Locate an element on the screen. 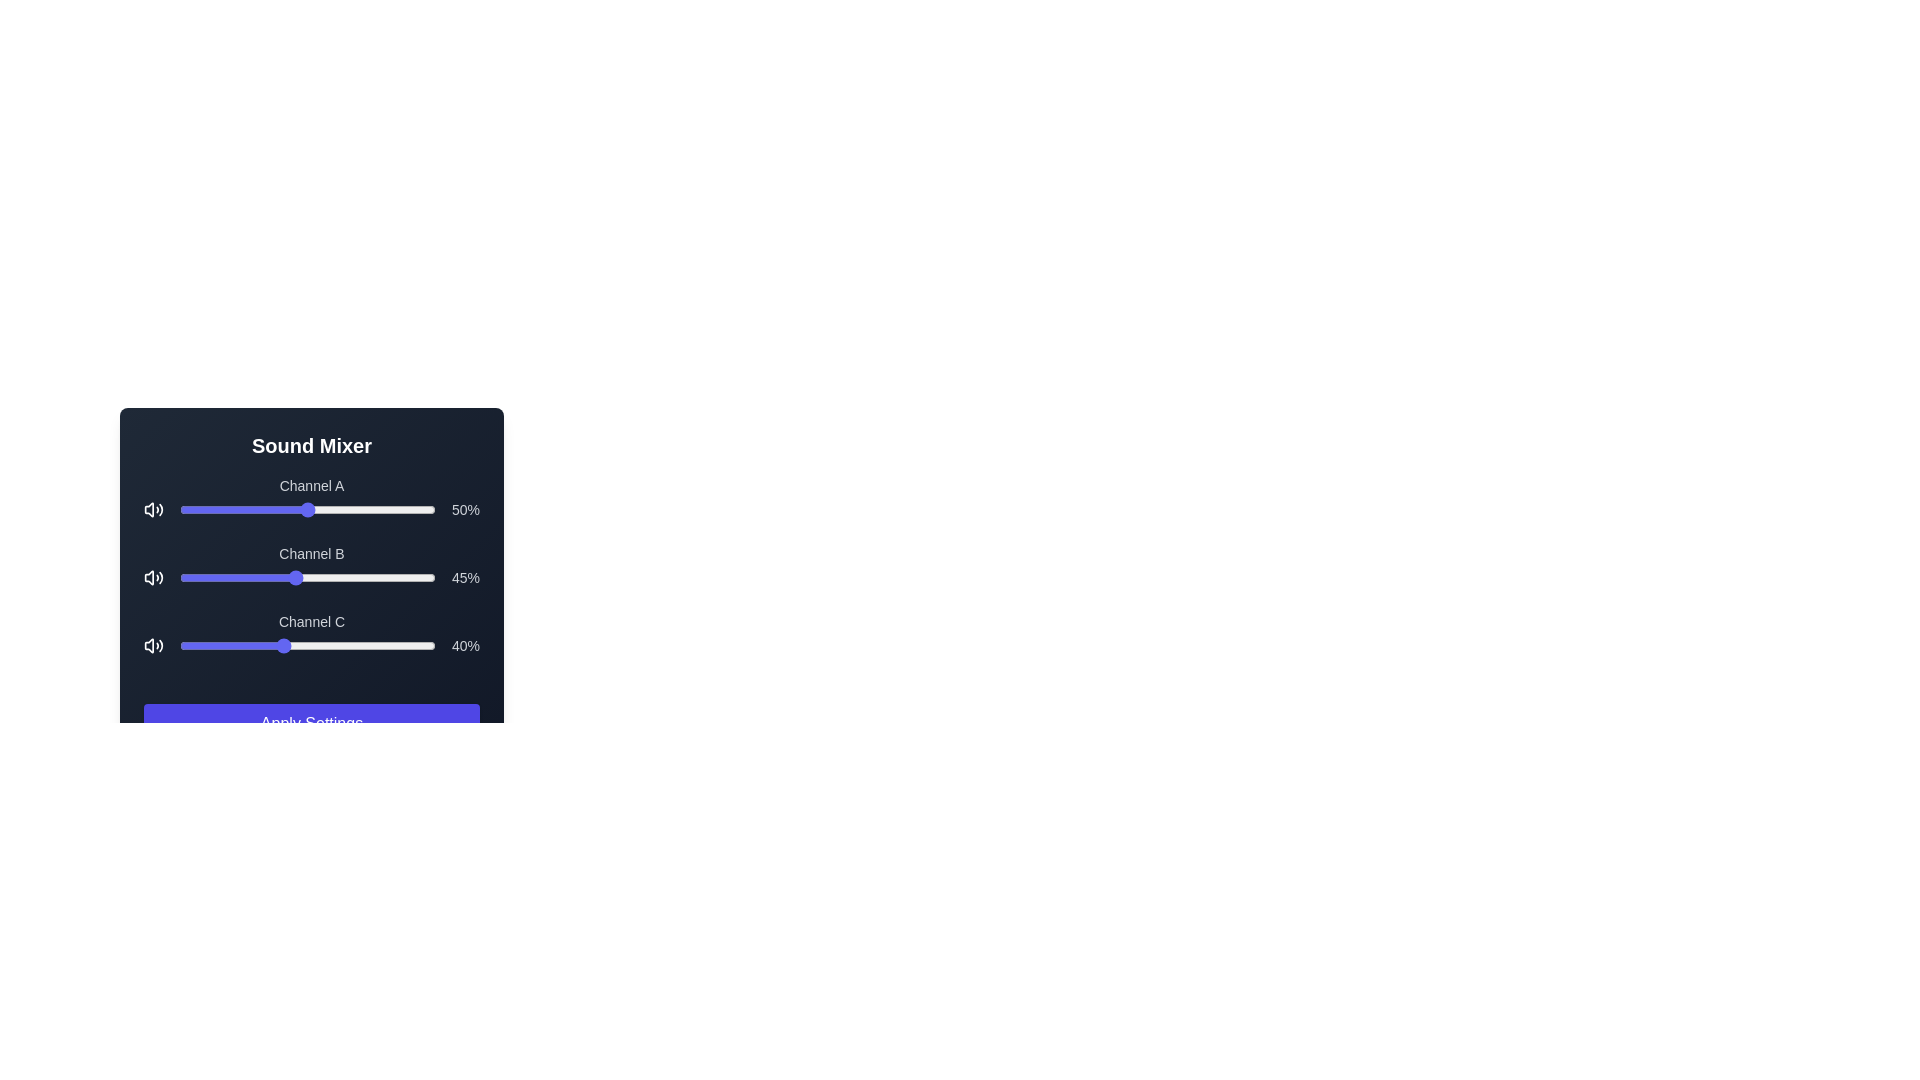 This screenshot has width=1920, height=1080. Channel A volume is located at coordinates (268, 508).